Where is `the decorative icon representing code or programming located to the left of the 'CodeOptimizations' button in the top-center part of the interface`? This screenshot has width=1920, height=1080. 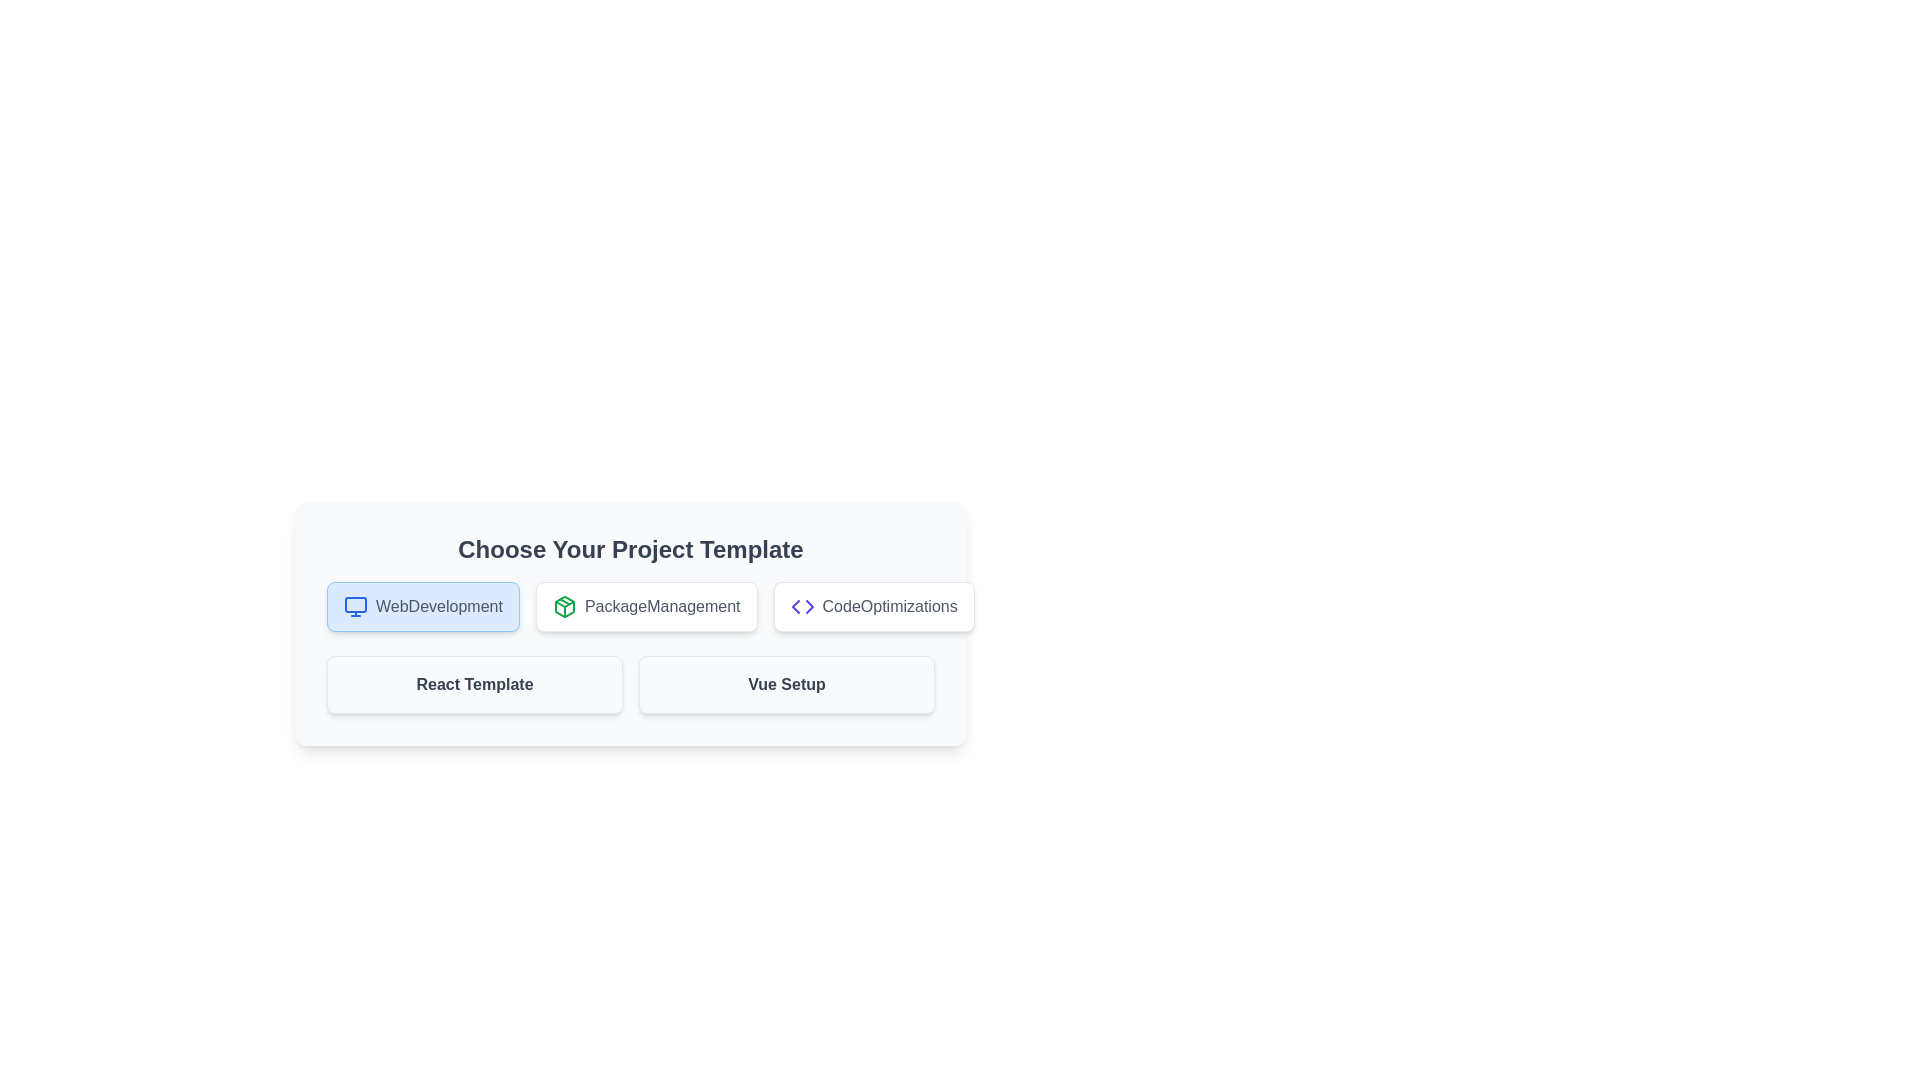 the decorative icon representing code or programming located to the left of the 'CodeOptimizations' button in the top-center part of the interface is located at coordinates (802, 605).